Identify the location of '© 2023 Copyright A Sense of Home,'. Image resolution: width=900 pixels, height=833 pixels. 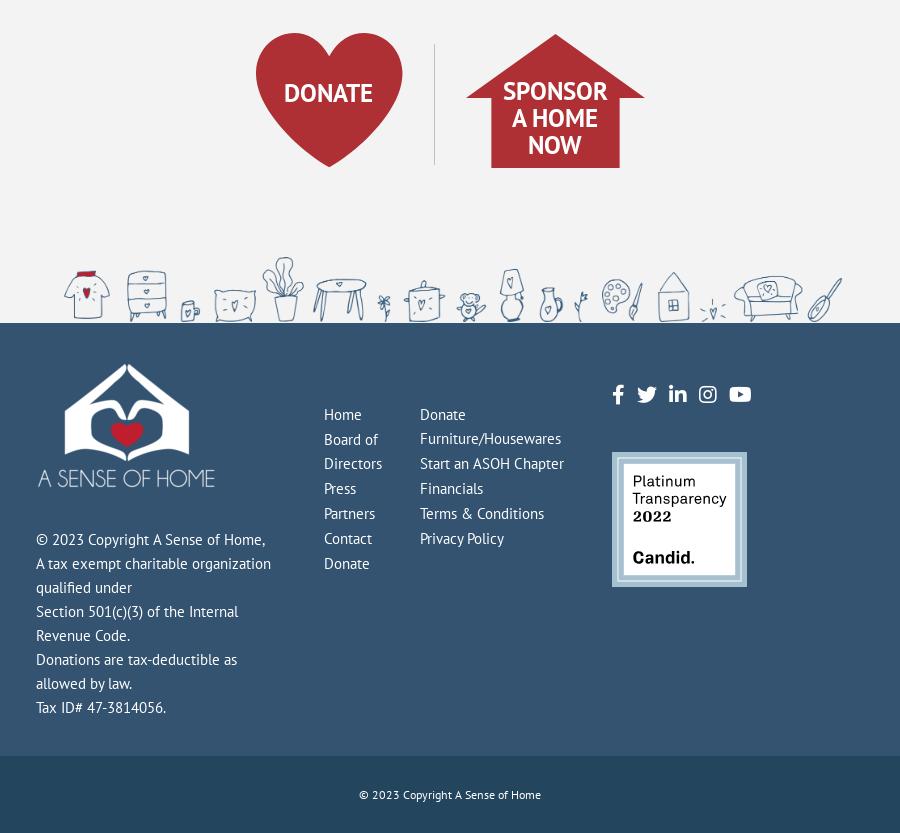
(35, 538).